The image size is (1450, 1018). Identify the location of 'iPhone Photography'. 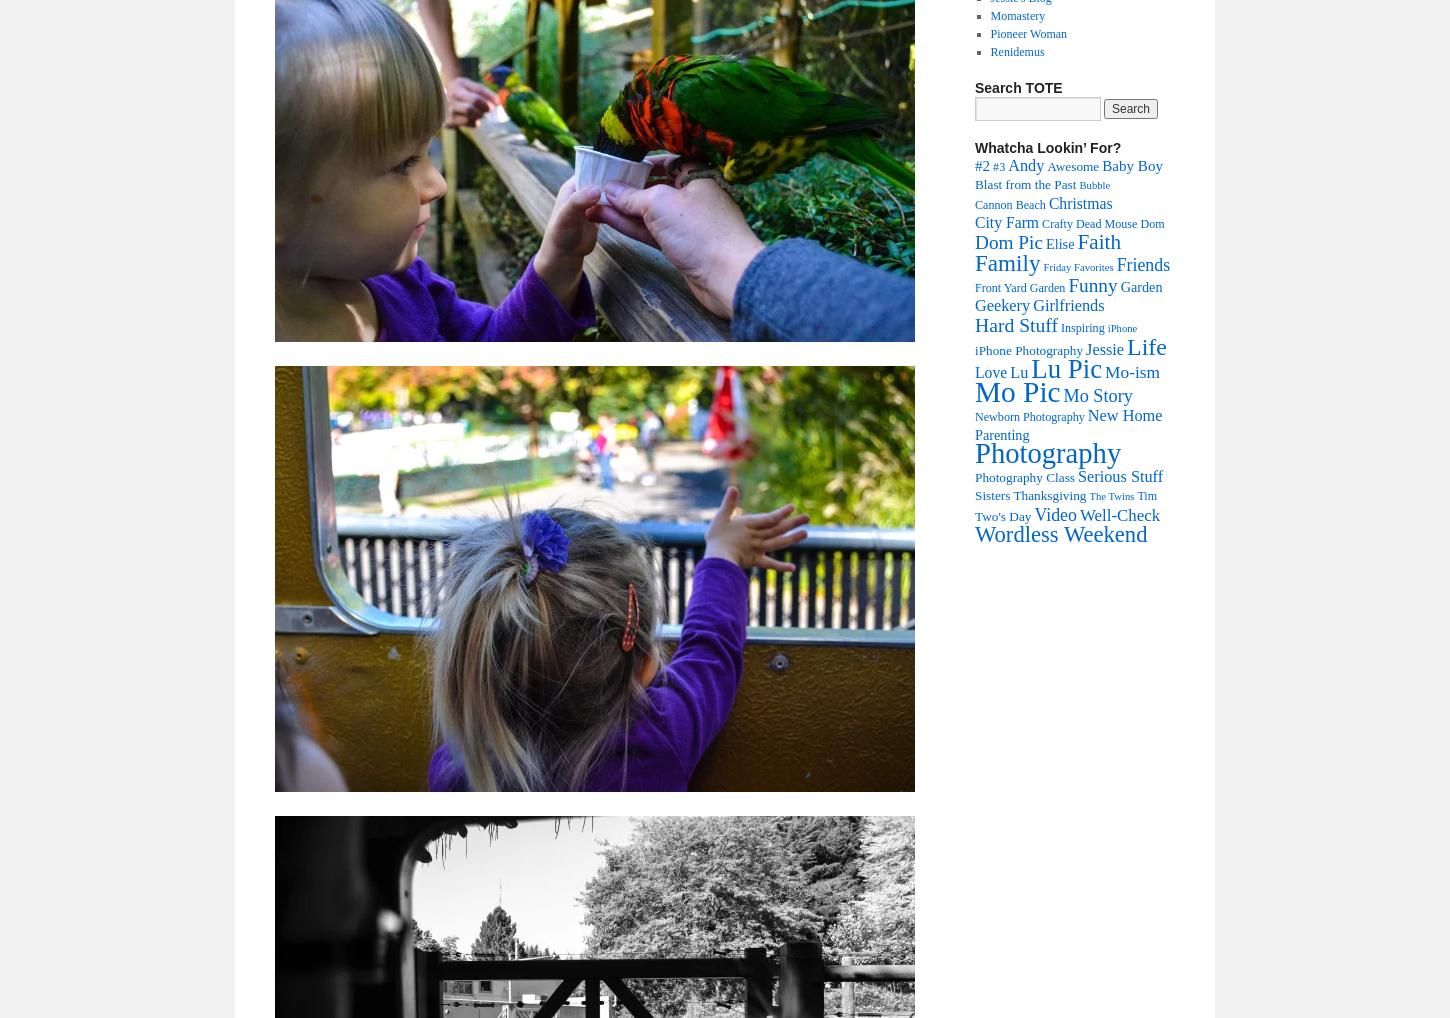
(1029, 349).